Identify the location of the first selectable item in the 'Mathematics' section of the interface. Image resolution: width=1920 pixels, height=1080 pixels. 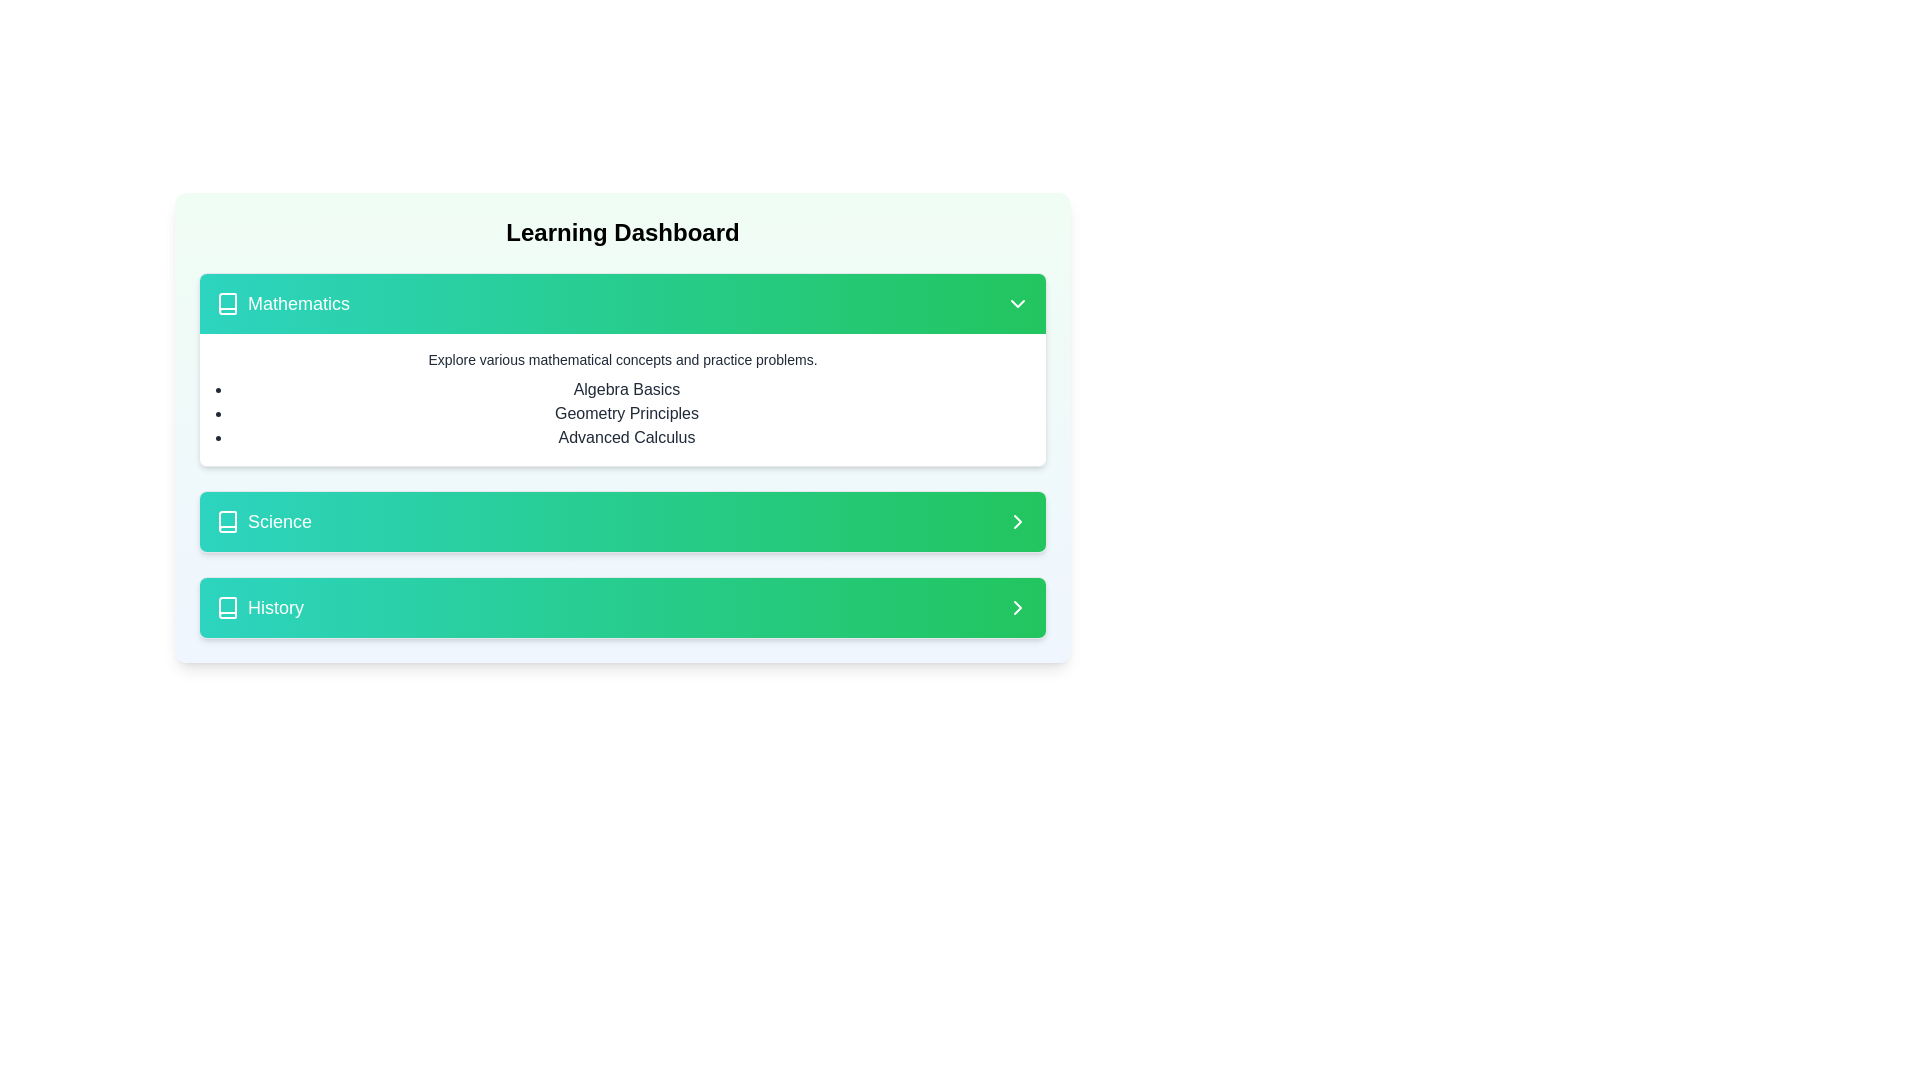
(626, 389).